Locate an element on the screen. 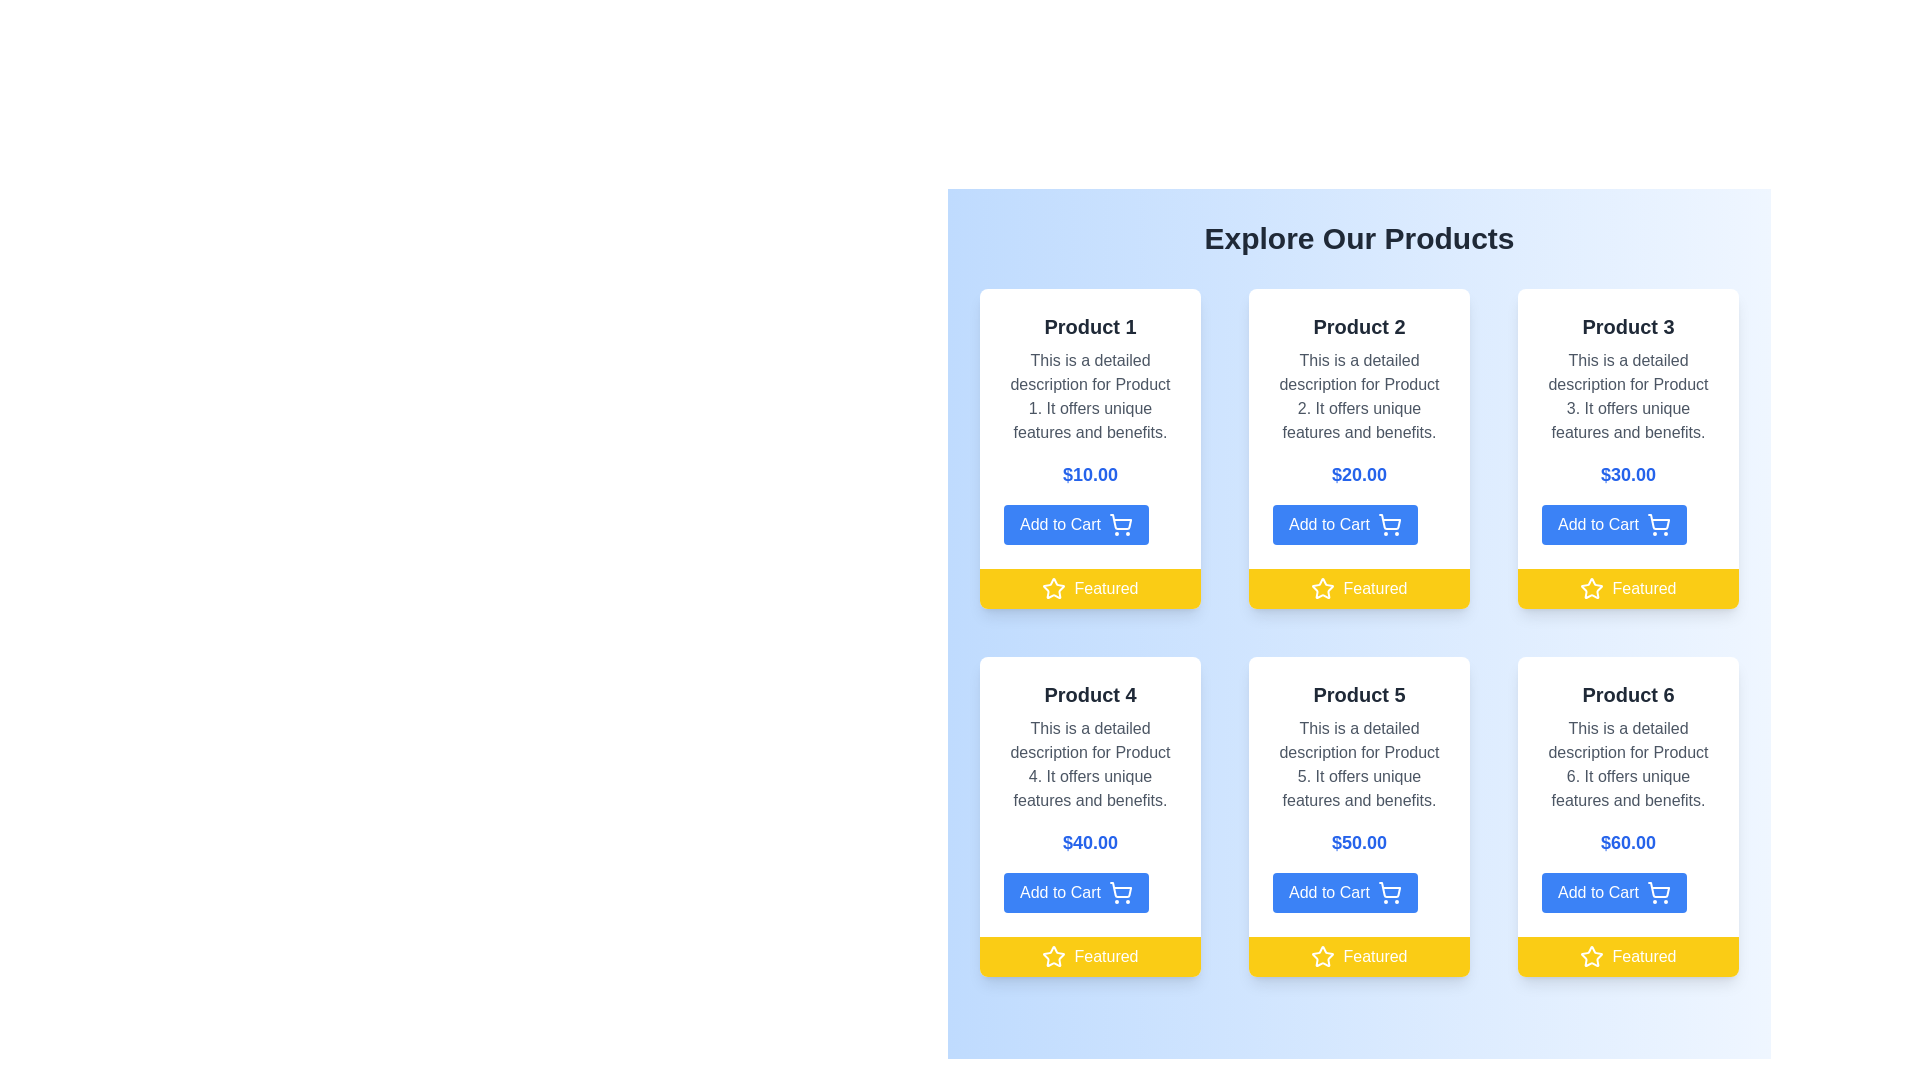  the 'Featured' label located beneath the blue 'Add to Cart' button in the 'Product 3' card is located at coordinates (1628, 588).